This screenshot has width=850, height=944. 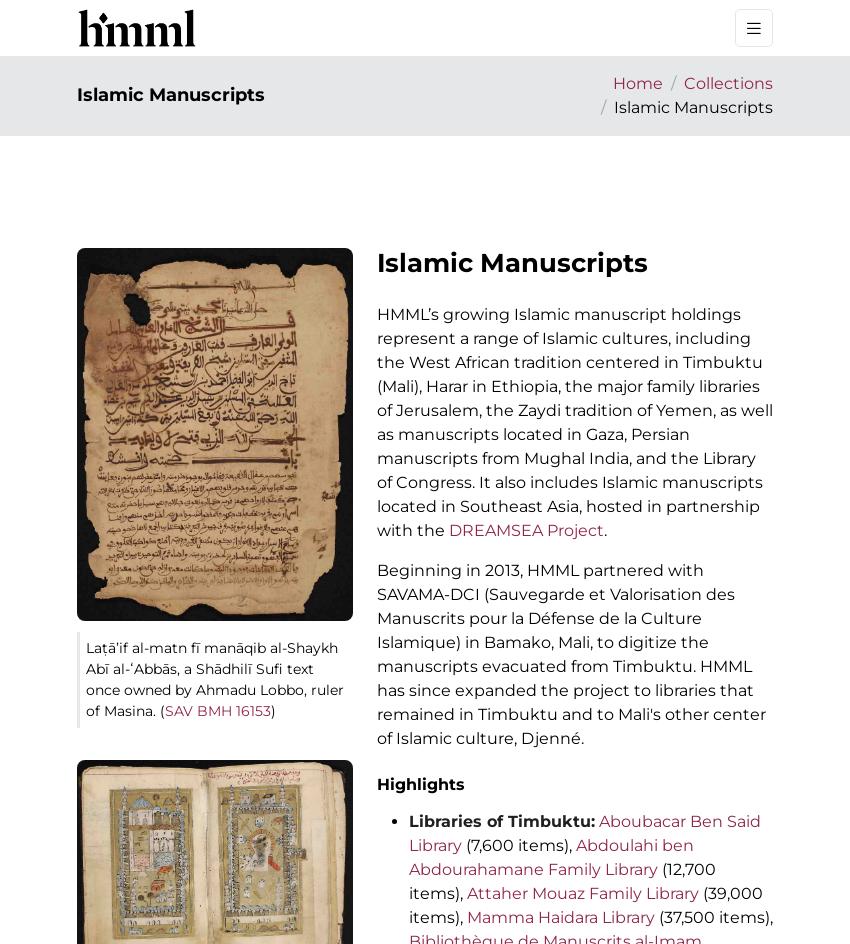 What do you see at coordinates (214, 678) in the screenshot?
I see `'Laṭāʼif al-matn fī manāqib al-Shaykh Abī al-ʻAbbās, a Shādhilī Sufi text once owned by Ahmadu Lobbo, ruler of Masina. ('` at bounding box center [214, 678].